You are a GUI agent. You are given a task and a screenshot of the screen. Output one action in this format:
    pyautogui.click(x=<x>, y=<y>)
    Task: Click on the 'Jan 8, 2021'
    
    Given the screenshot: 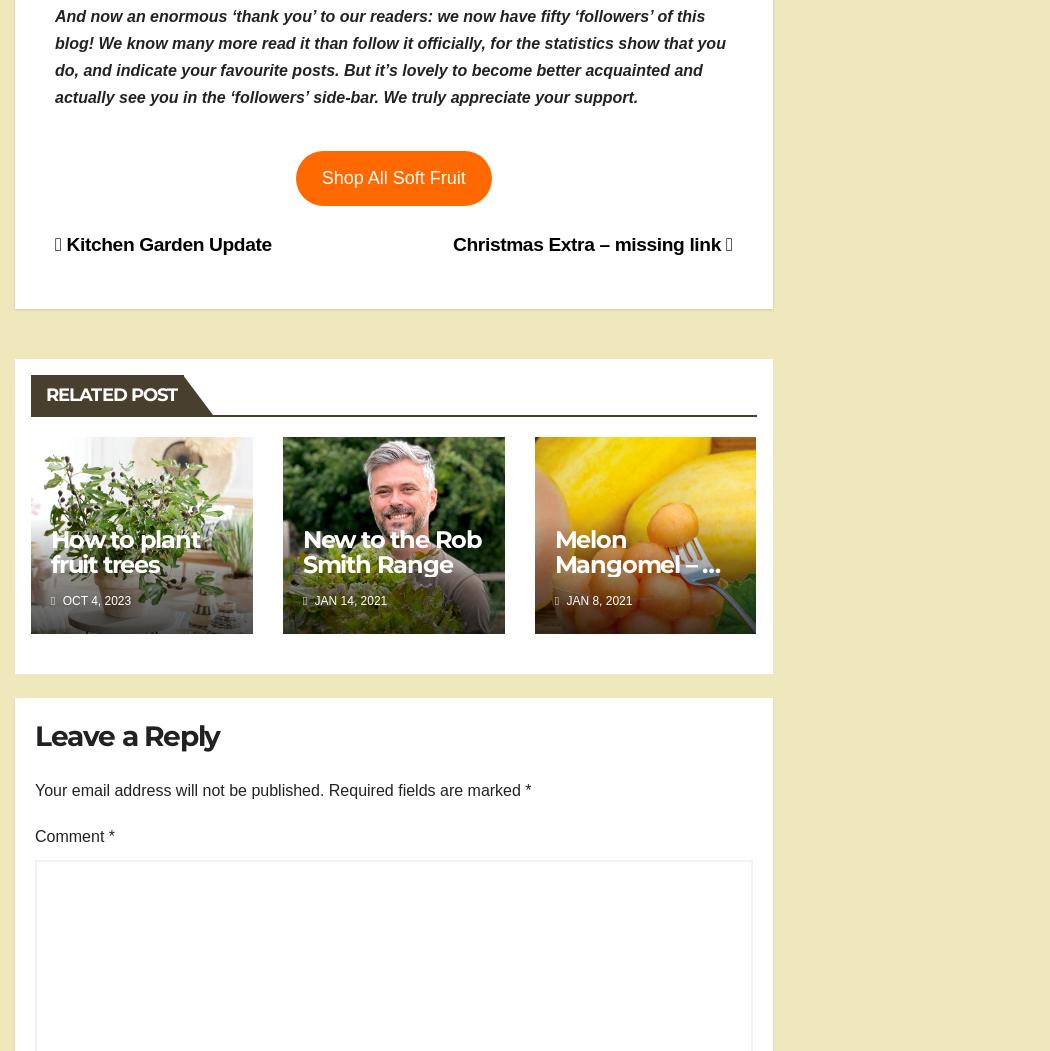 What is the action you would take?
    pyautogui.click(x=596, y=600)
    